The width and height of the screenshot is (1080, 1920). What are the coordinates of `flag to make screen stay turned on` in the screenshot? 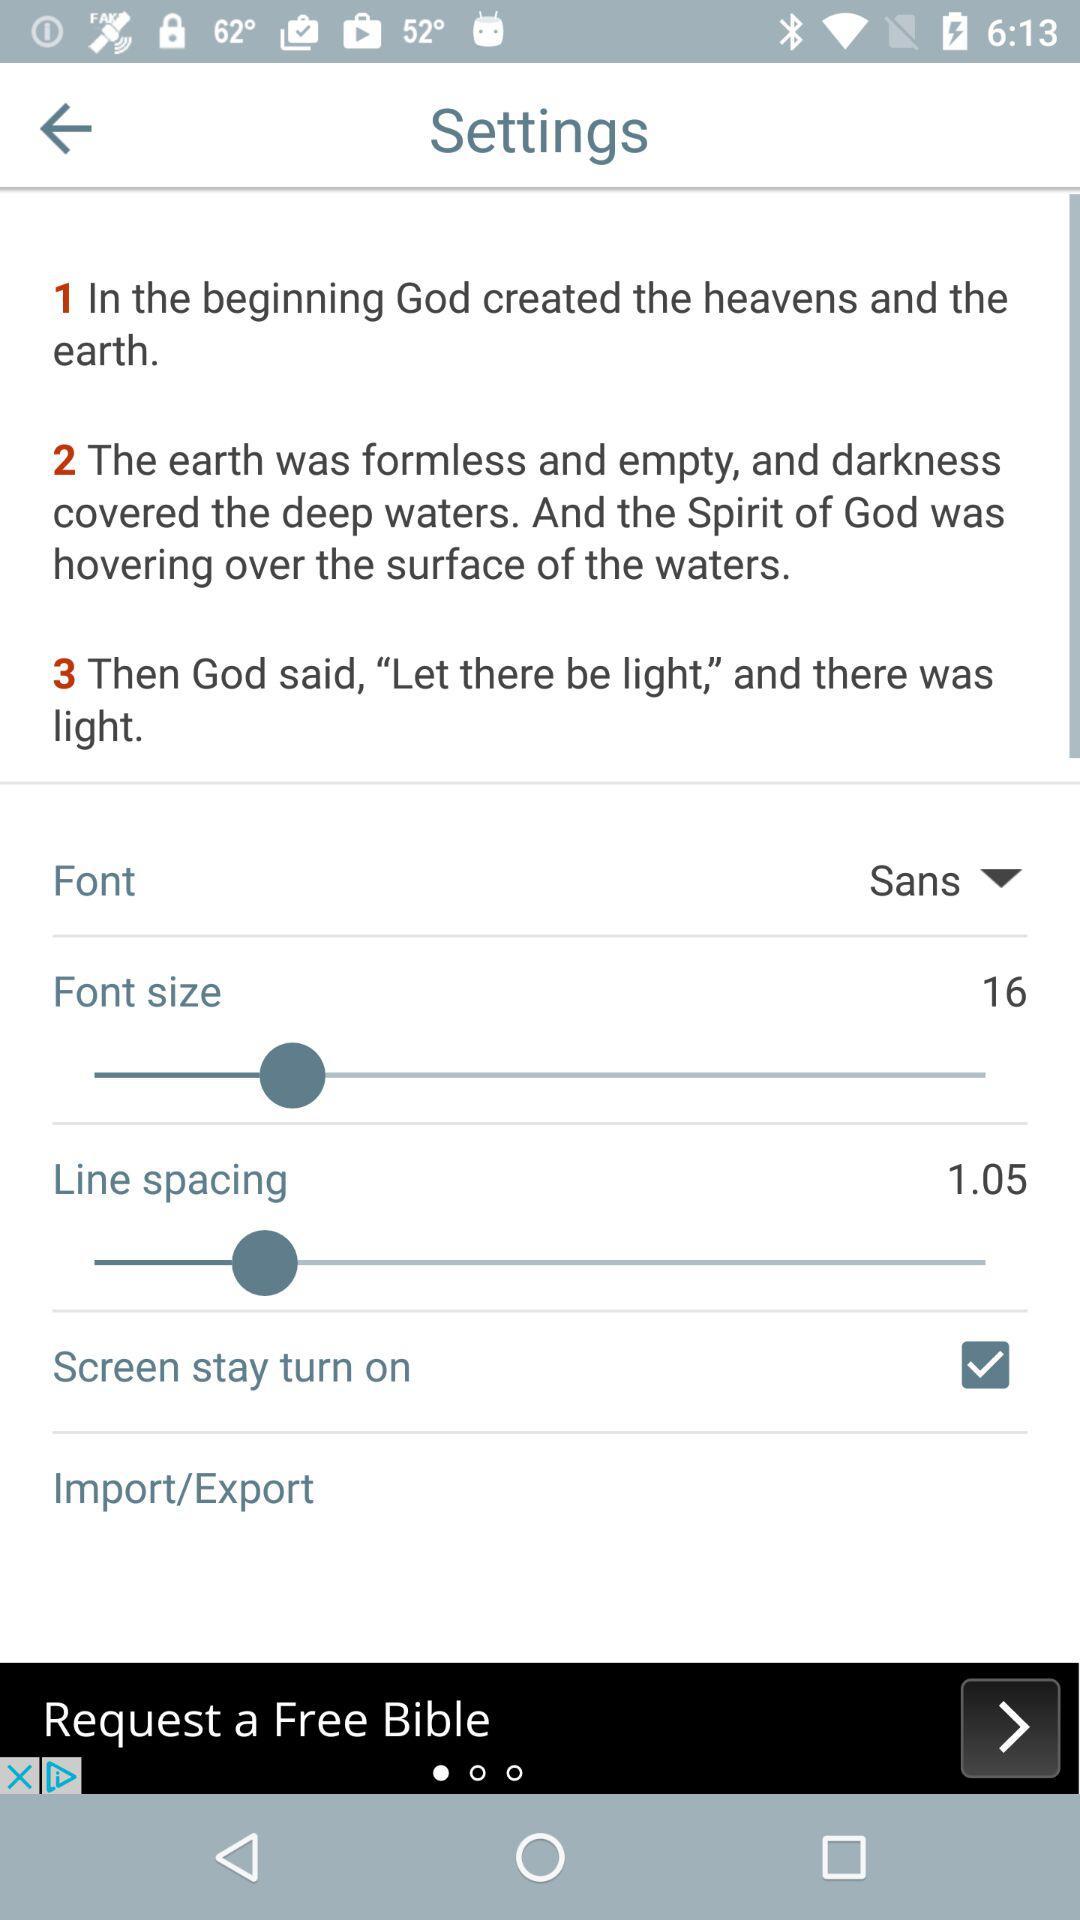 It's located at (984, 1363).